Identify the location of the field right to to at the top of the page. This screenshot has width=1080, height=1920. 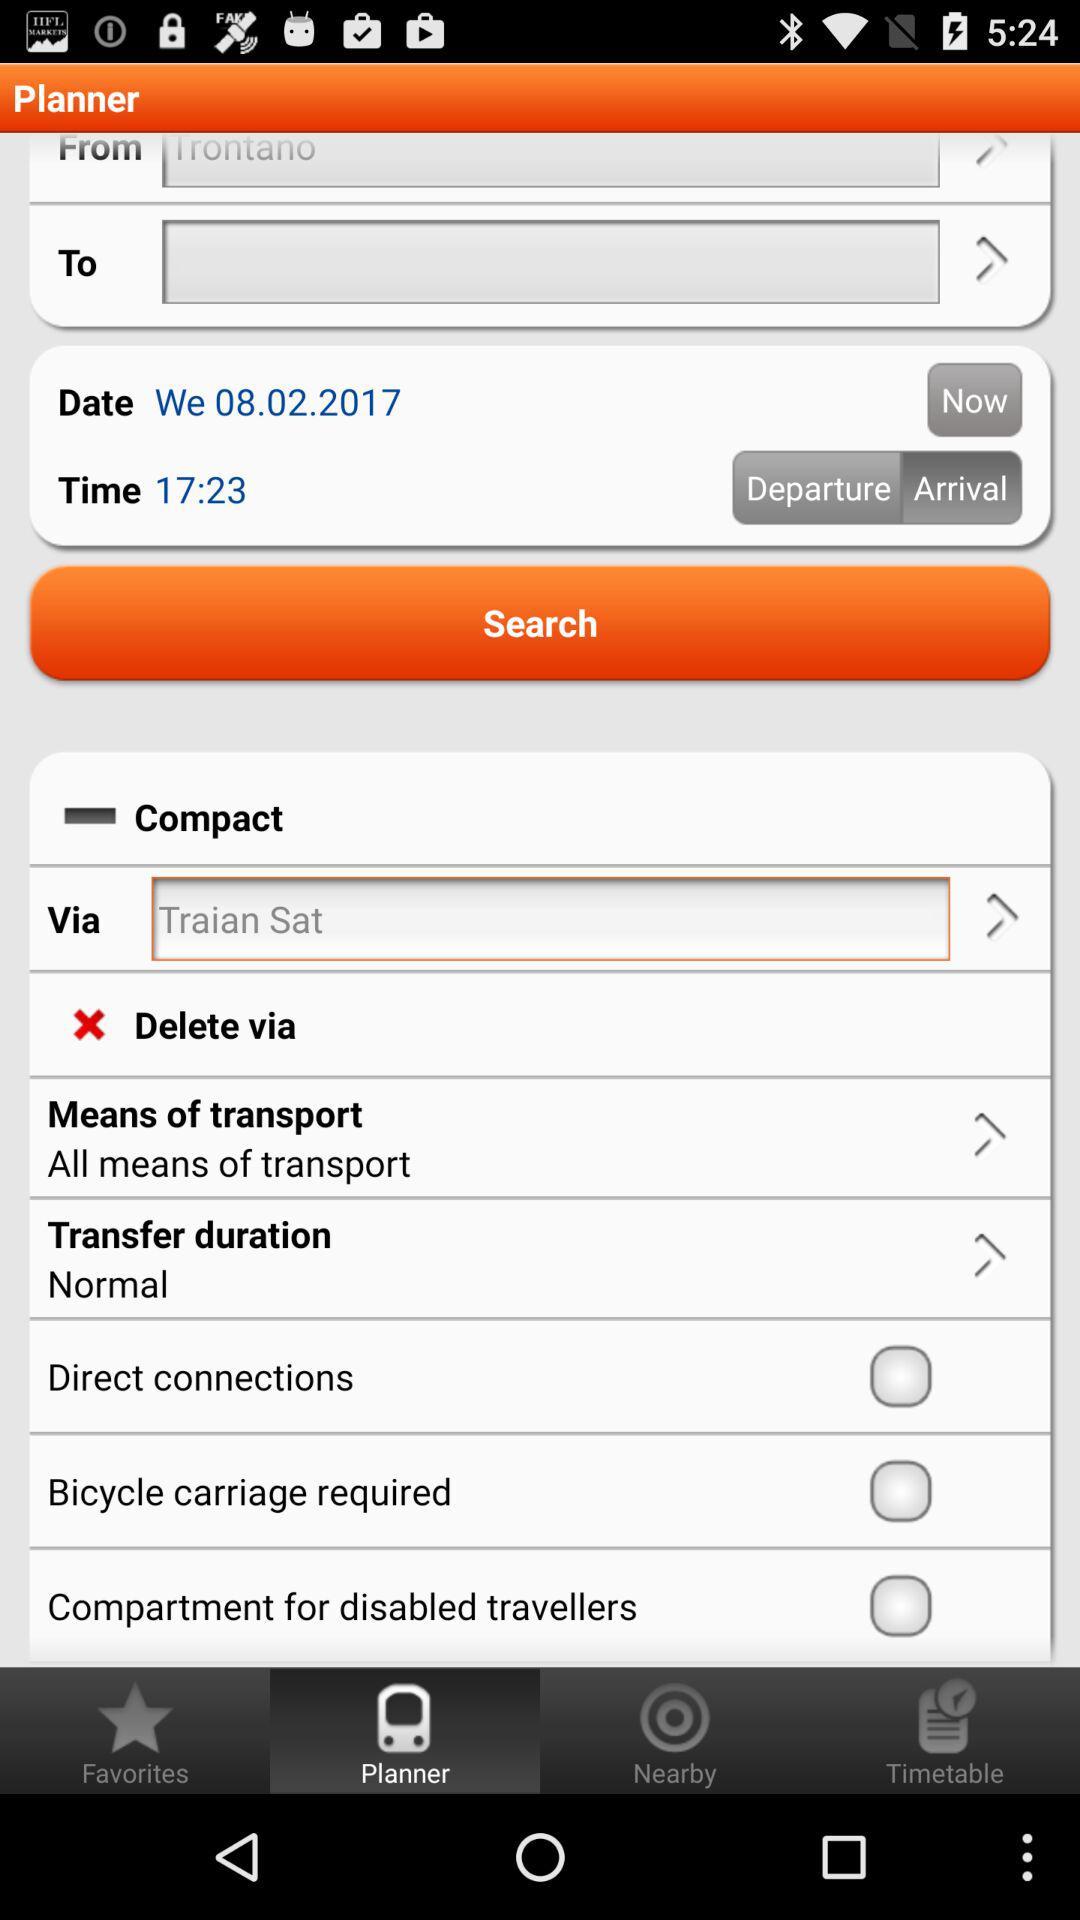
(551, 261).